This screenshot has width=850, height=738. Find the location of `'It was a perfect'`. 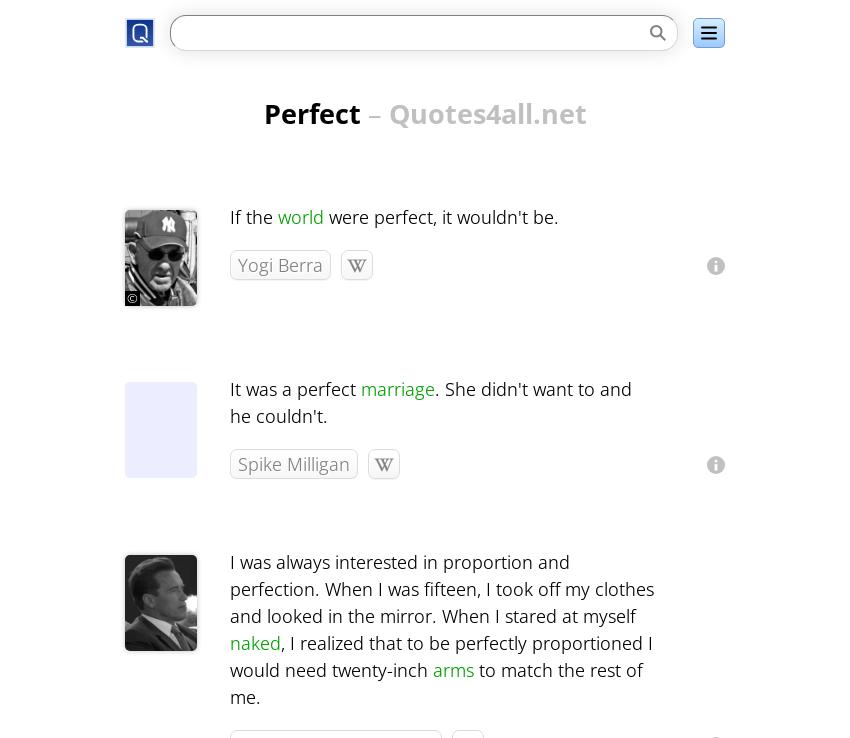

'It was a perfect' is located at coordinates (230, 387).